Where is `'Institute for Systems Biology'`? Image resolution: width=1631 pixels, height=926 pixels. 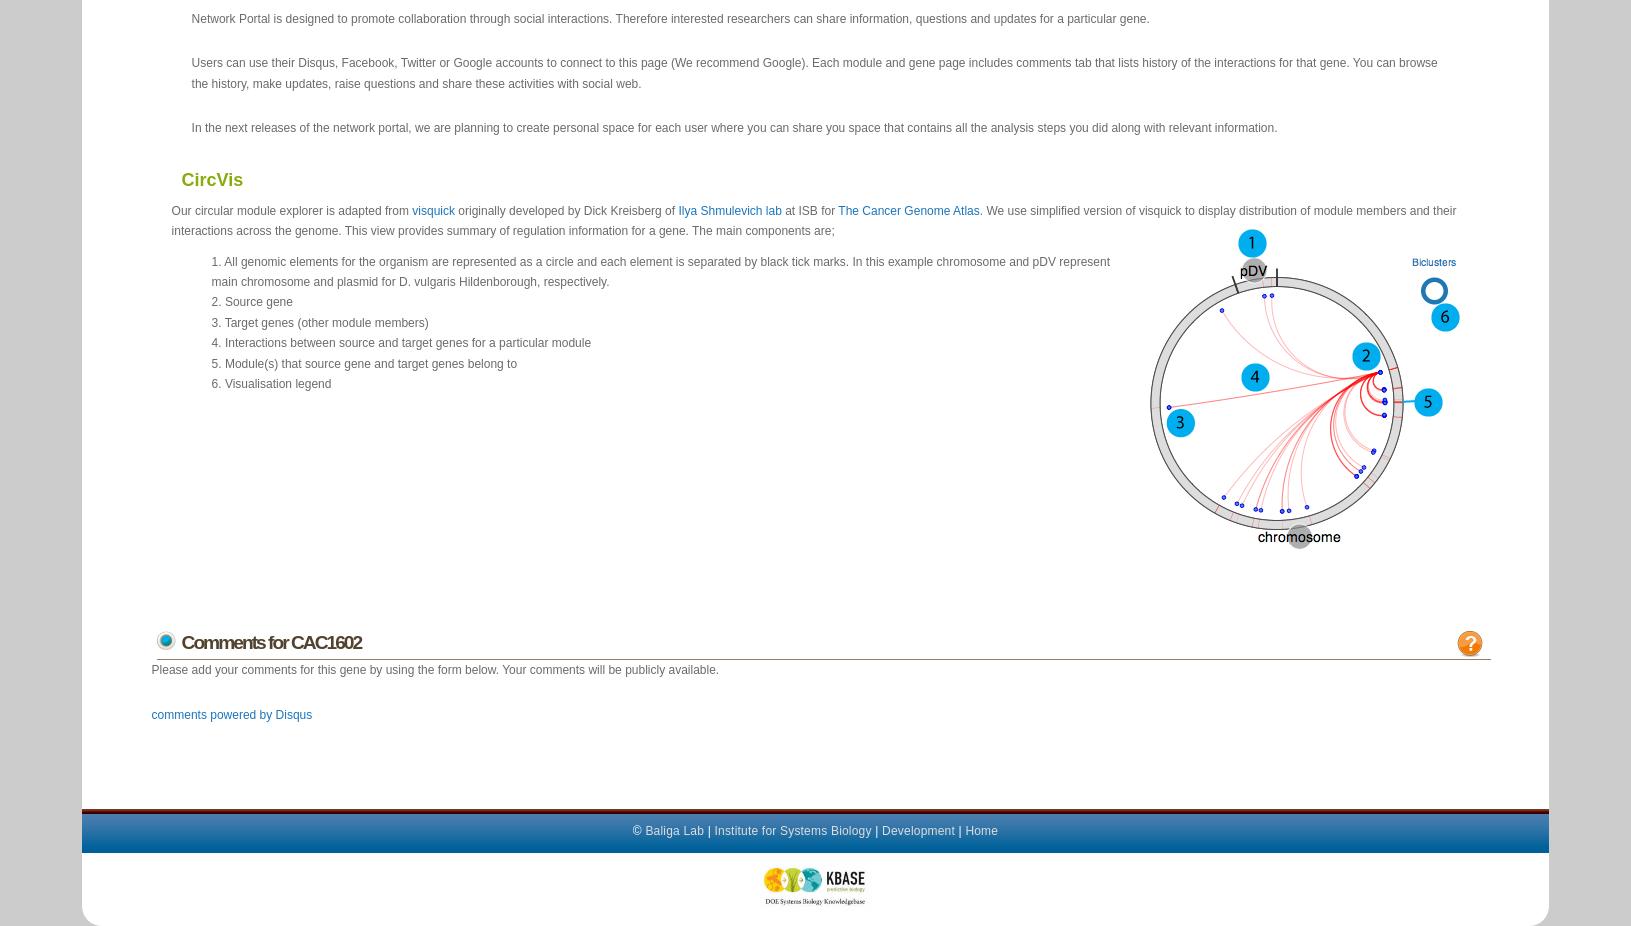
'Institute for Systems Biology' is located at coordinates (713, 829).